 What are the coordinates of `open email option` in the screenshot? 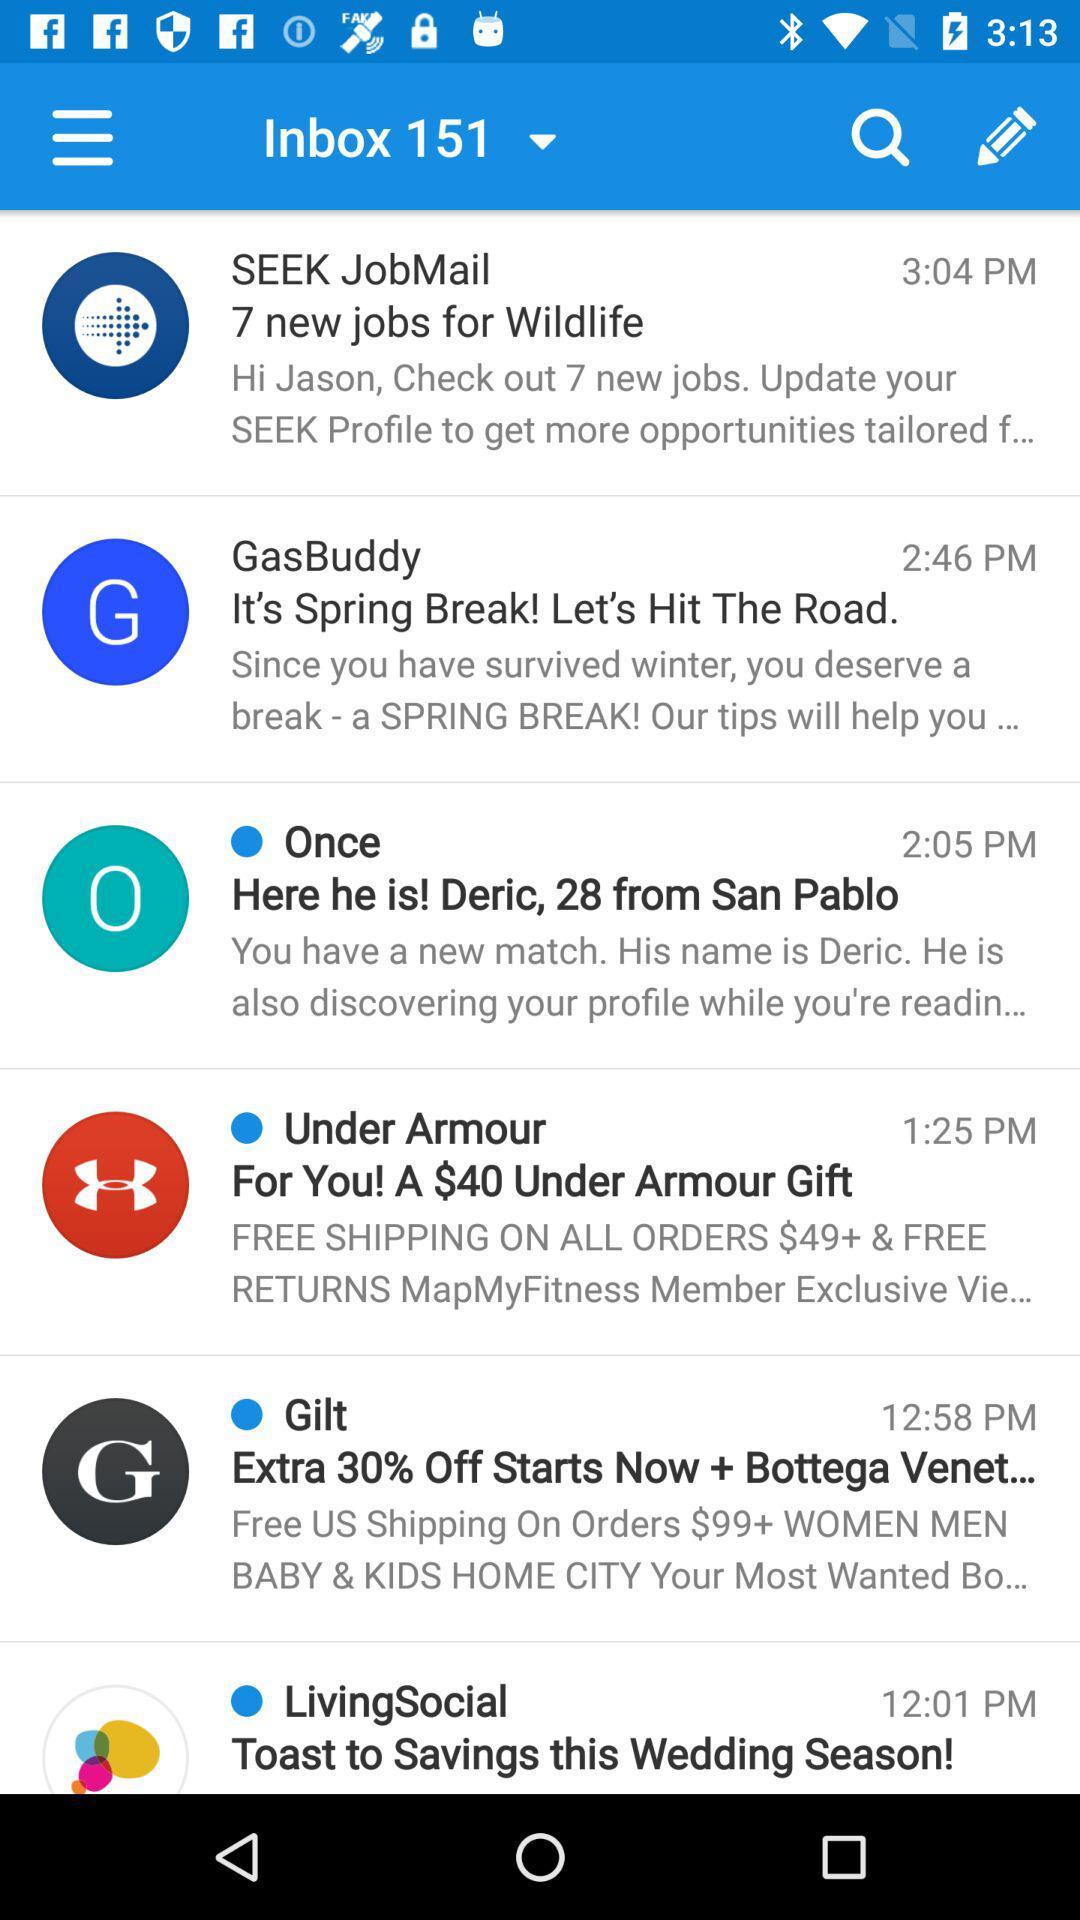 It's located at (115, 1185).